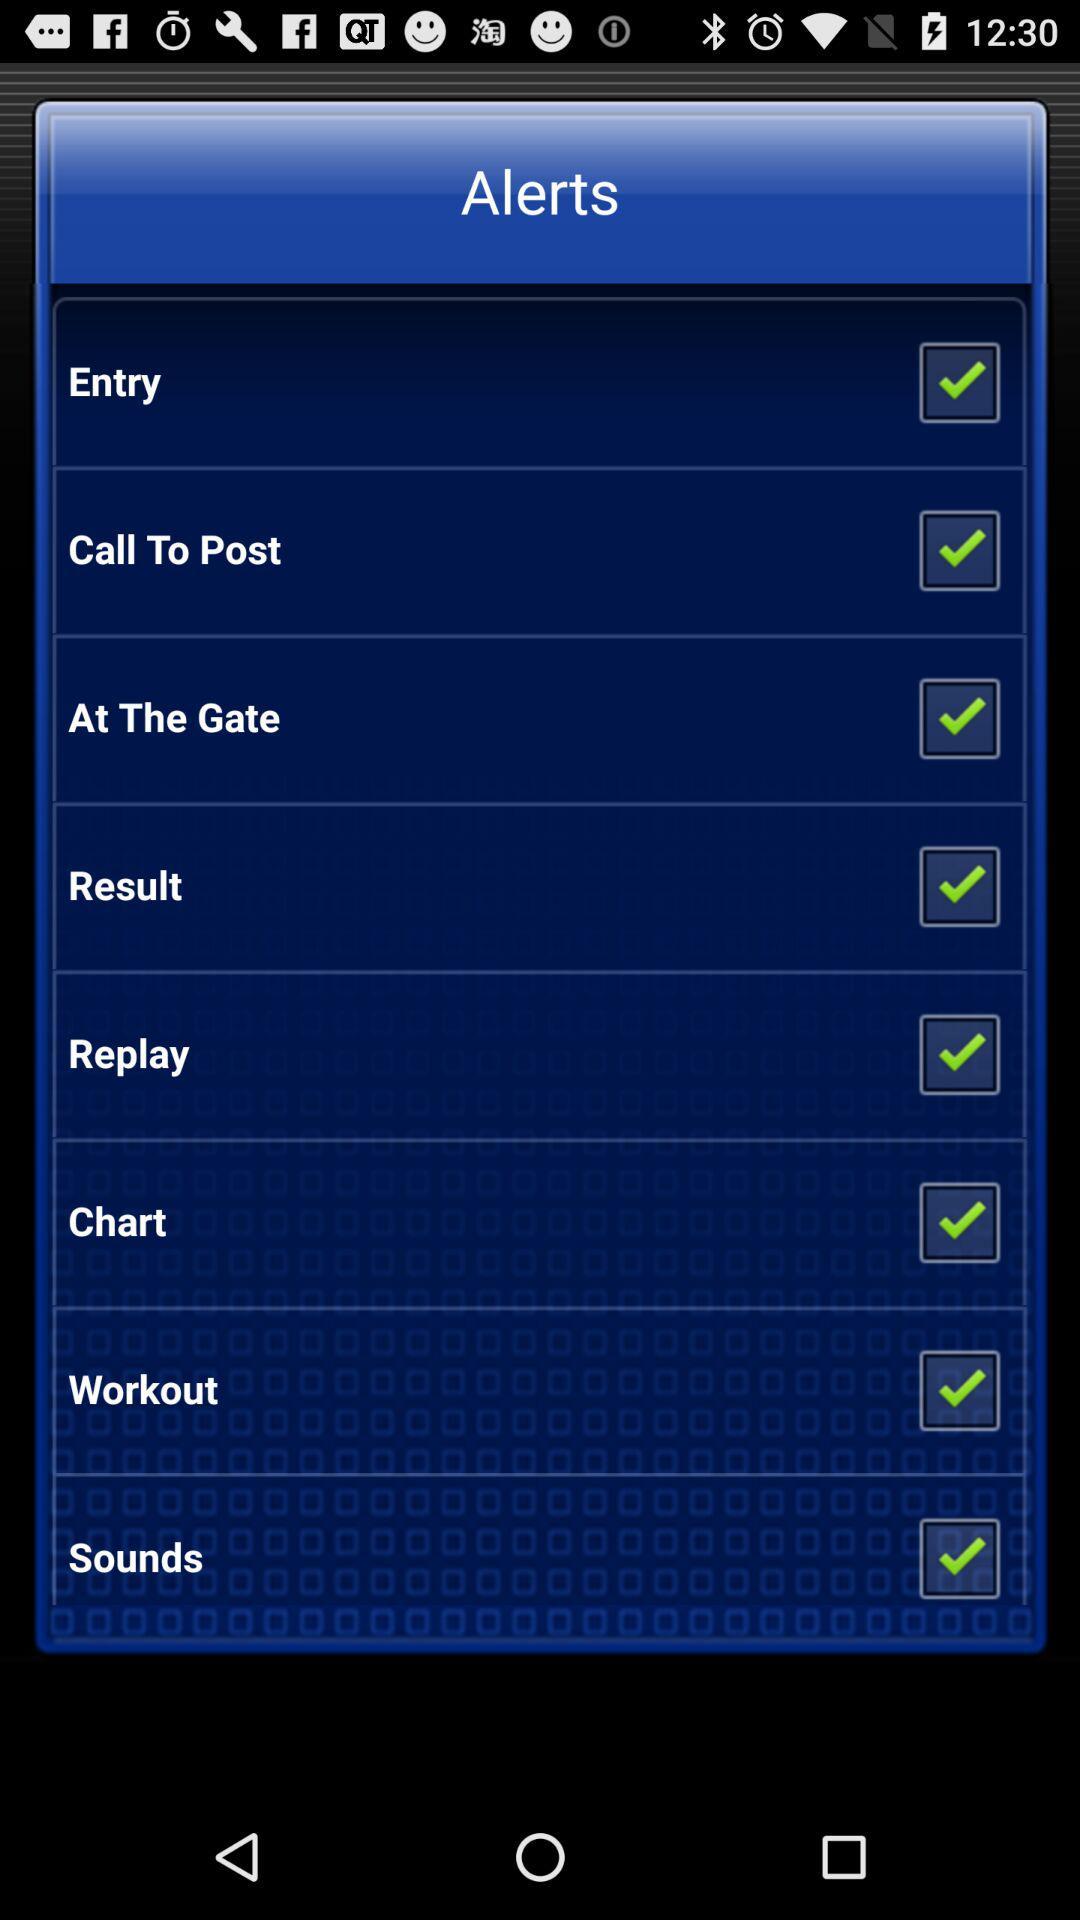 The height and width of the screenshot is (1920, 1080). What do you see at coordinates (957, 1548) in the screenshot?
I see `unclick` at bounding box center [957, 1548].